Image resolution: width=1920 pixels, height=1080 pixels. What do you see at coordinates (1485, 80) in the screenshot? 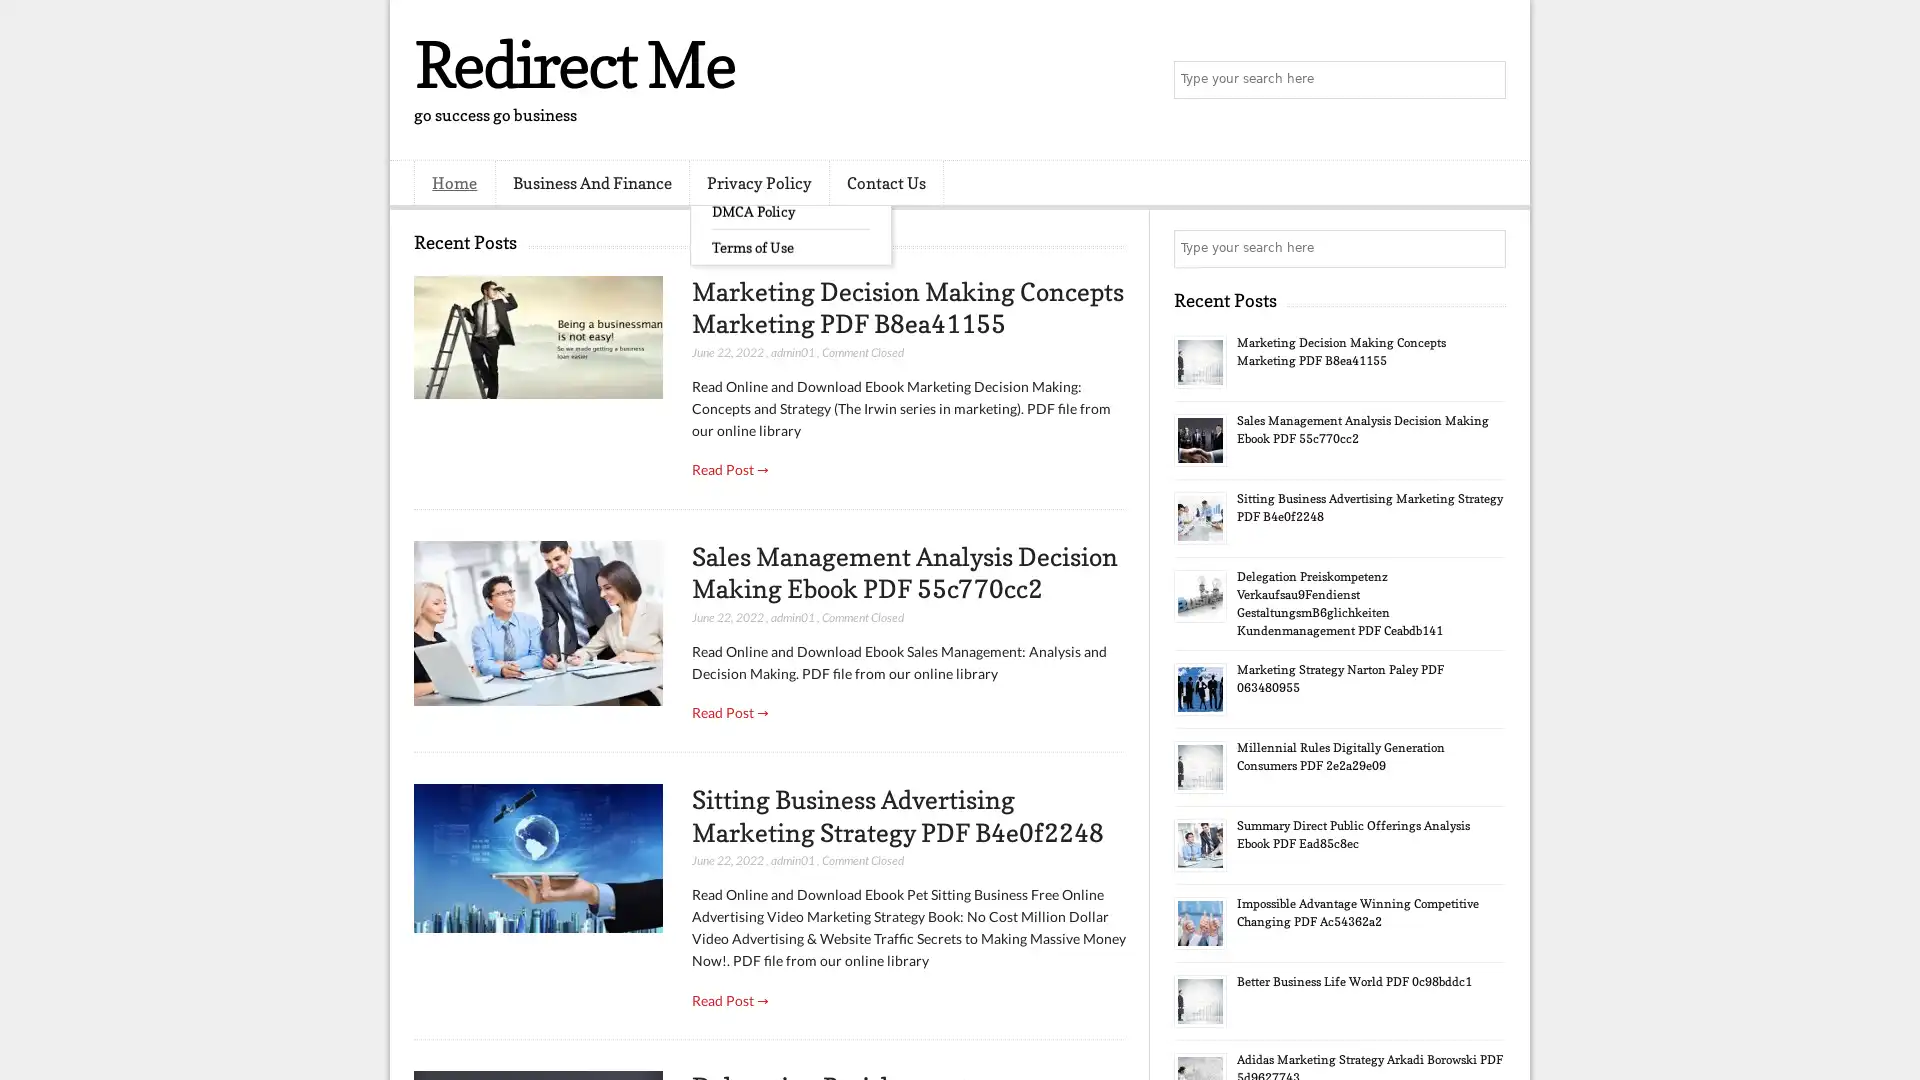
I see `Search` at bounding box center [1485, 80].